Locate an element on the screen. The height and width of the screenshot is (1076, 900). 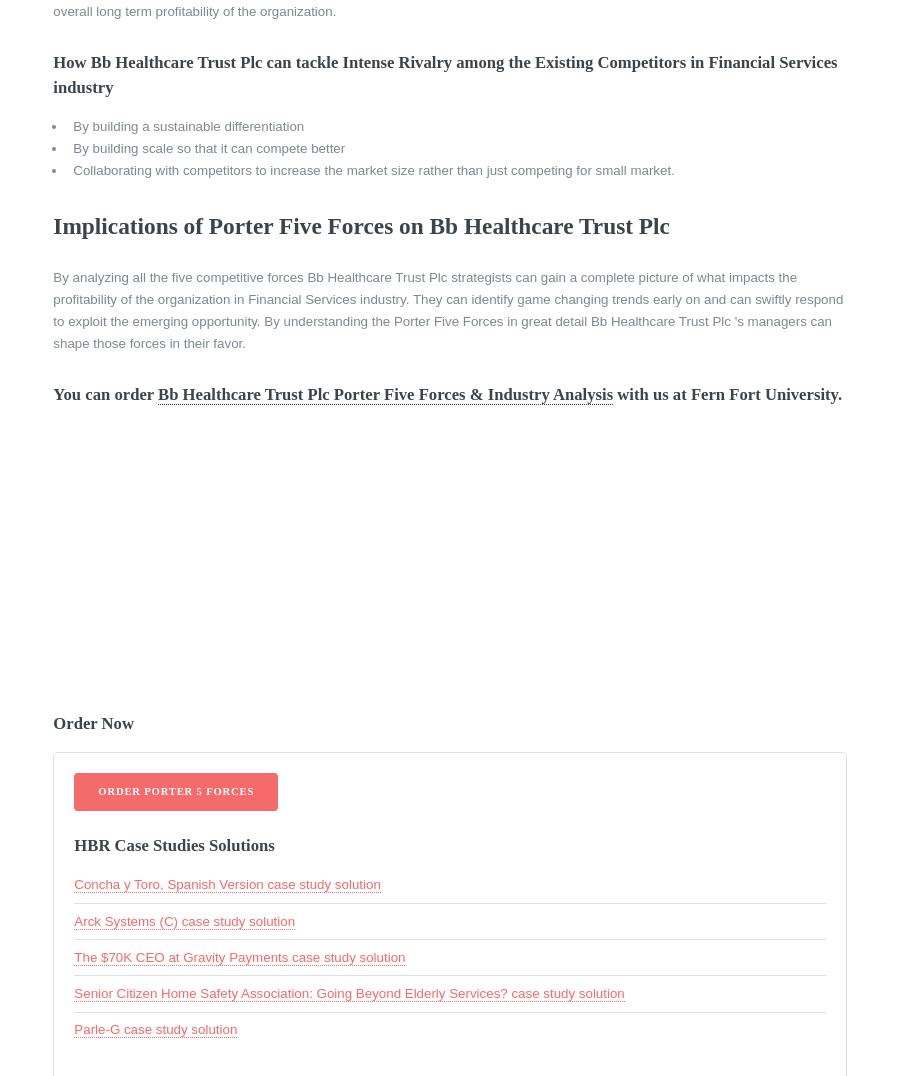
'You can order' is located at coordinates (104, 392).